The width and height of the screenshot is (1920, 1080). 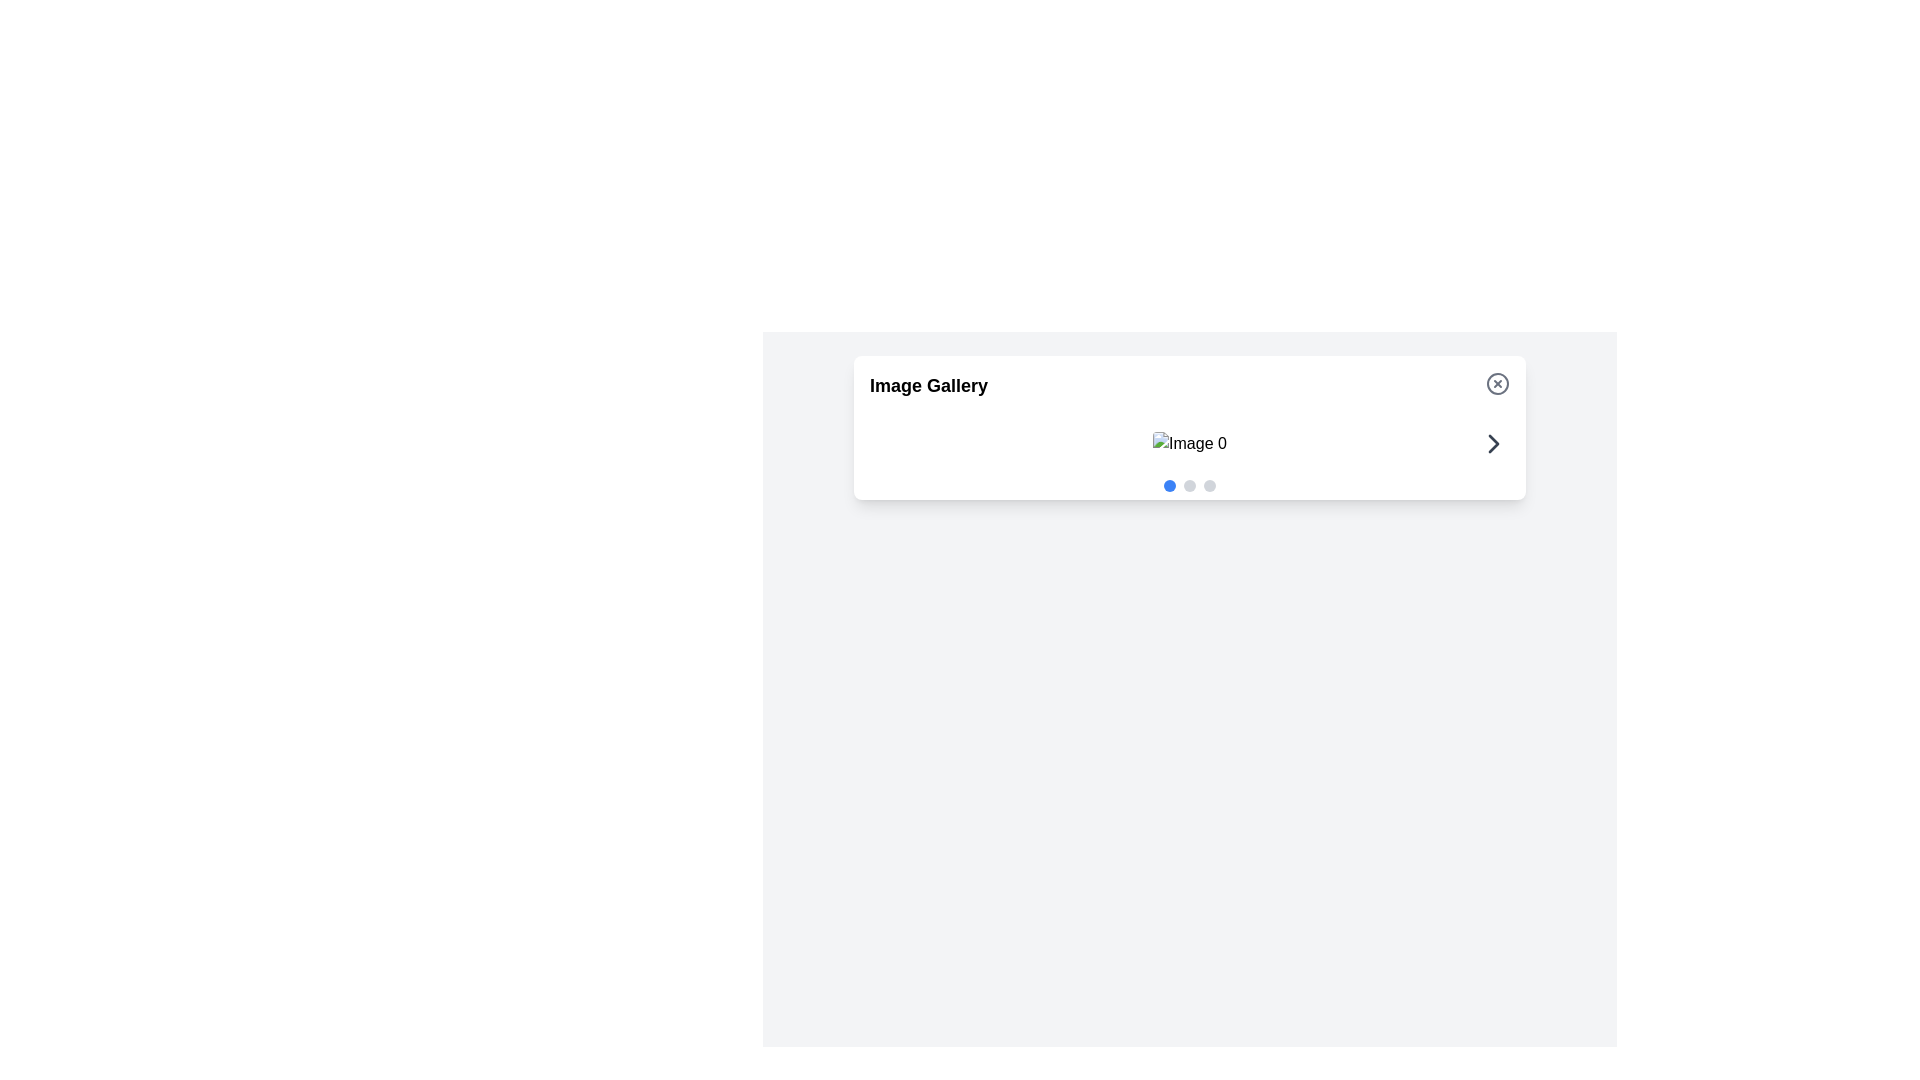 What do you see at coordinates (1190, 442) in the screenshot?
I see `the dark gray image with white text 'Image0'` at bounding box center [1190, 442].